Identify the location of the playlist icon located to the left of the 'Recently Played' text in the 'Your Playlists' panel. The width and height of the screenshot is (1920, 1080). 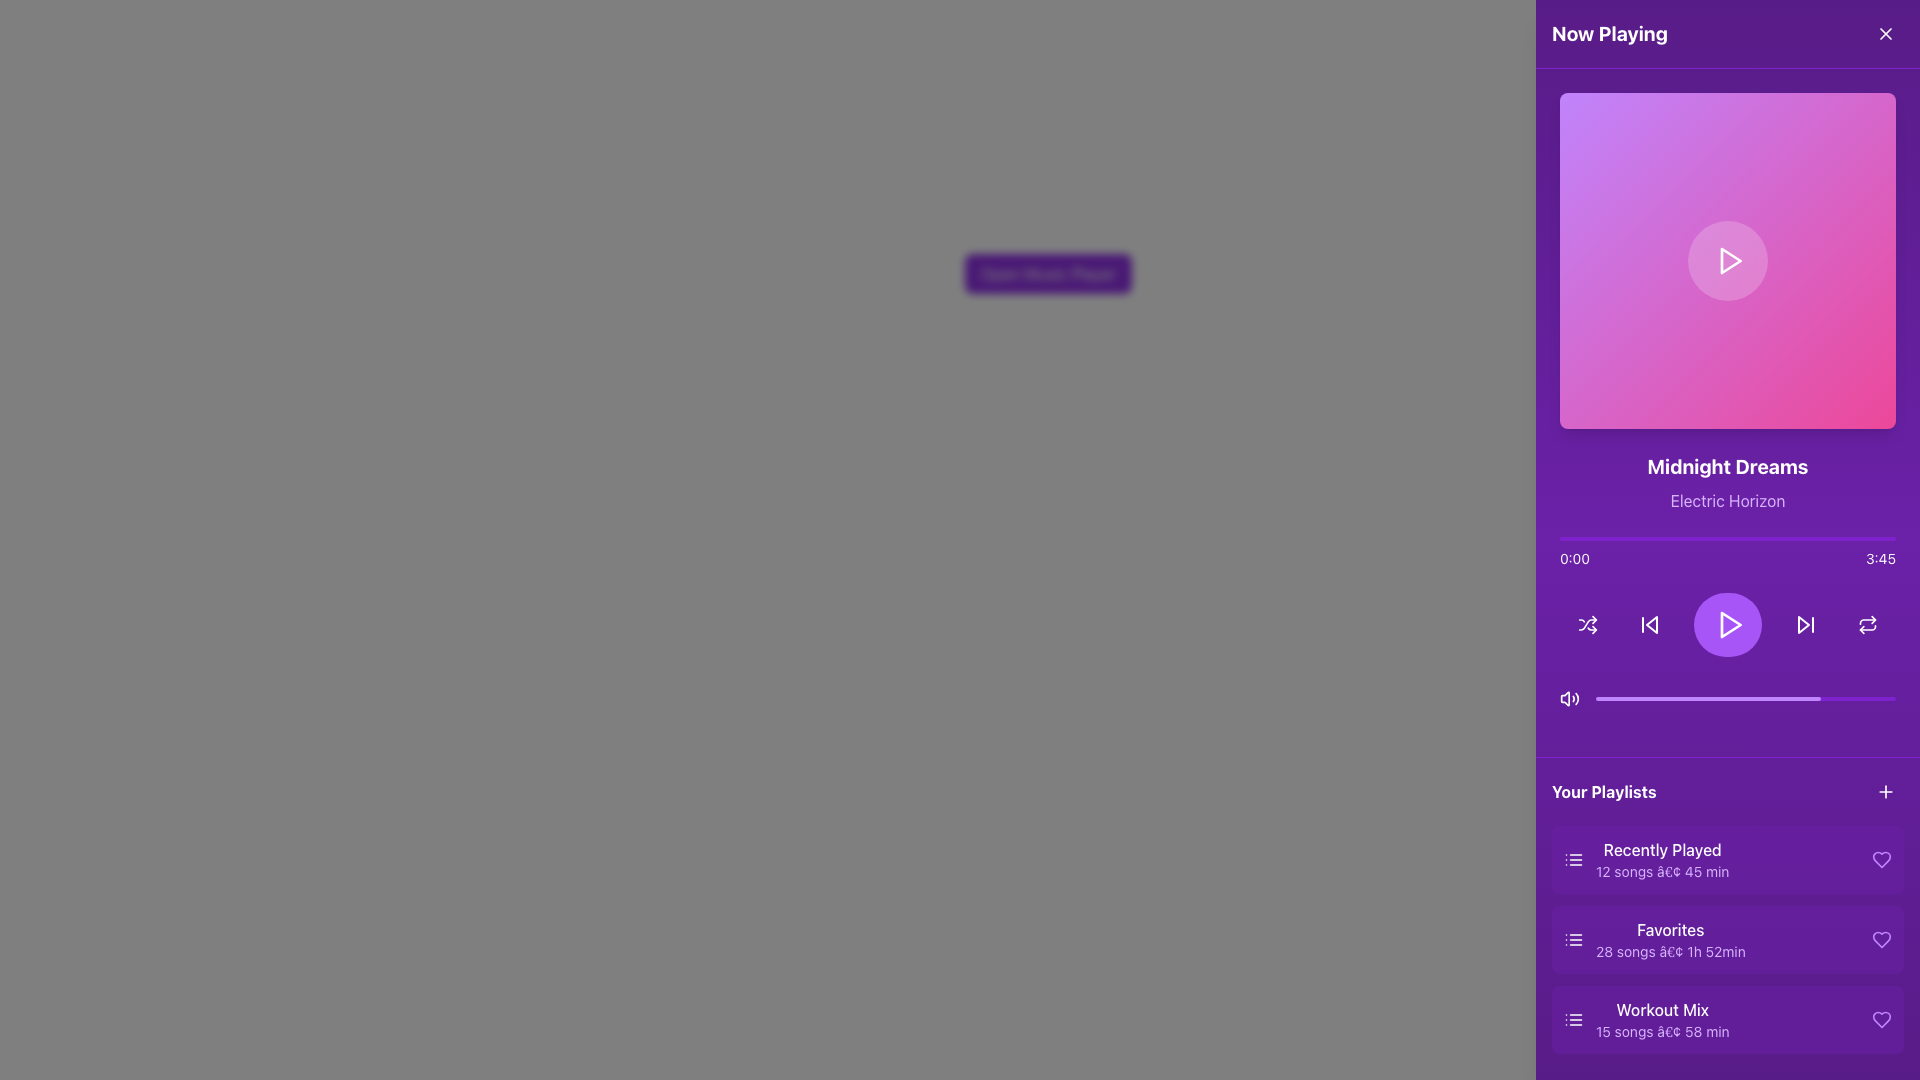
(1573, 859).